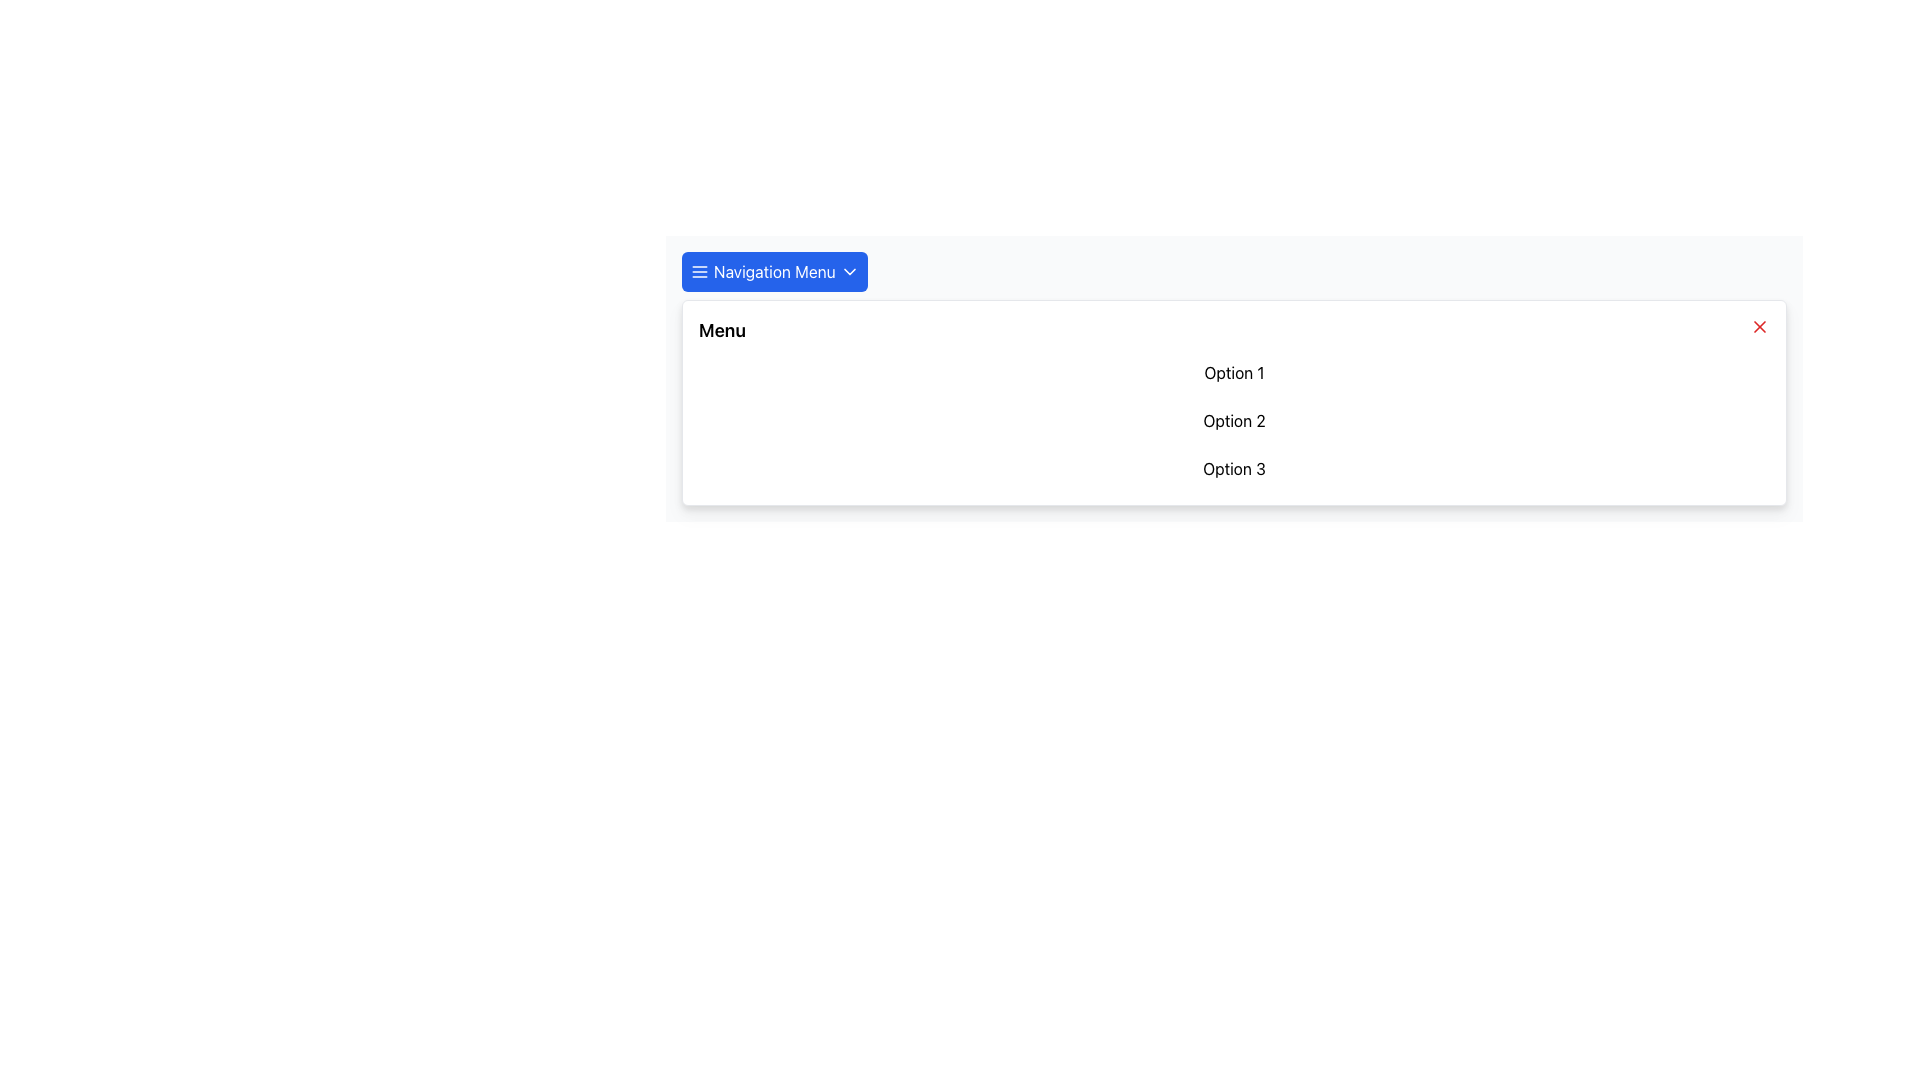 This screenshot has width=1920, height=1080. Describe the element at coordinates (1760, 326) in the screenshot. I see `the red 'X' icon button located at the far right of the 'Menu' header` at that location.